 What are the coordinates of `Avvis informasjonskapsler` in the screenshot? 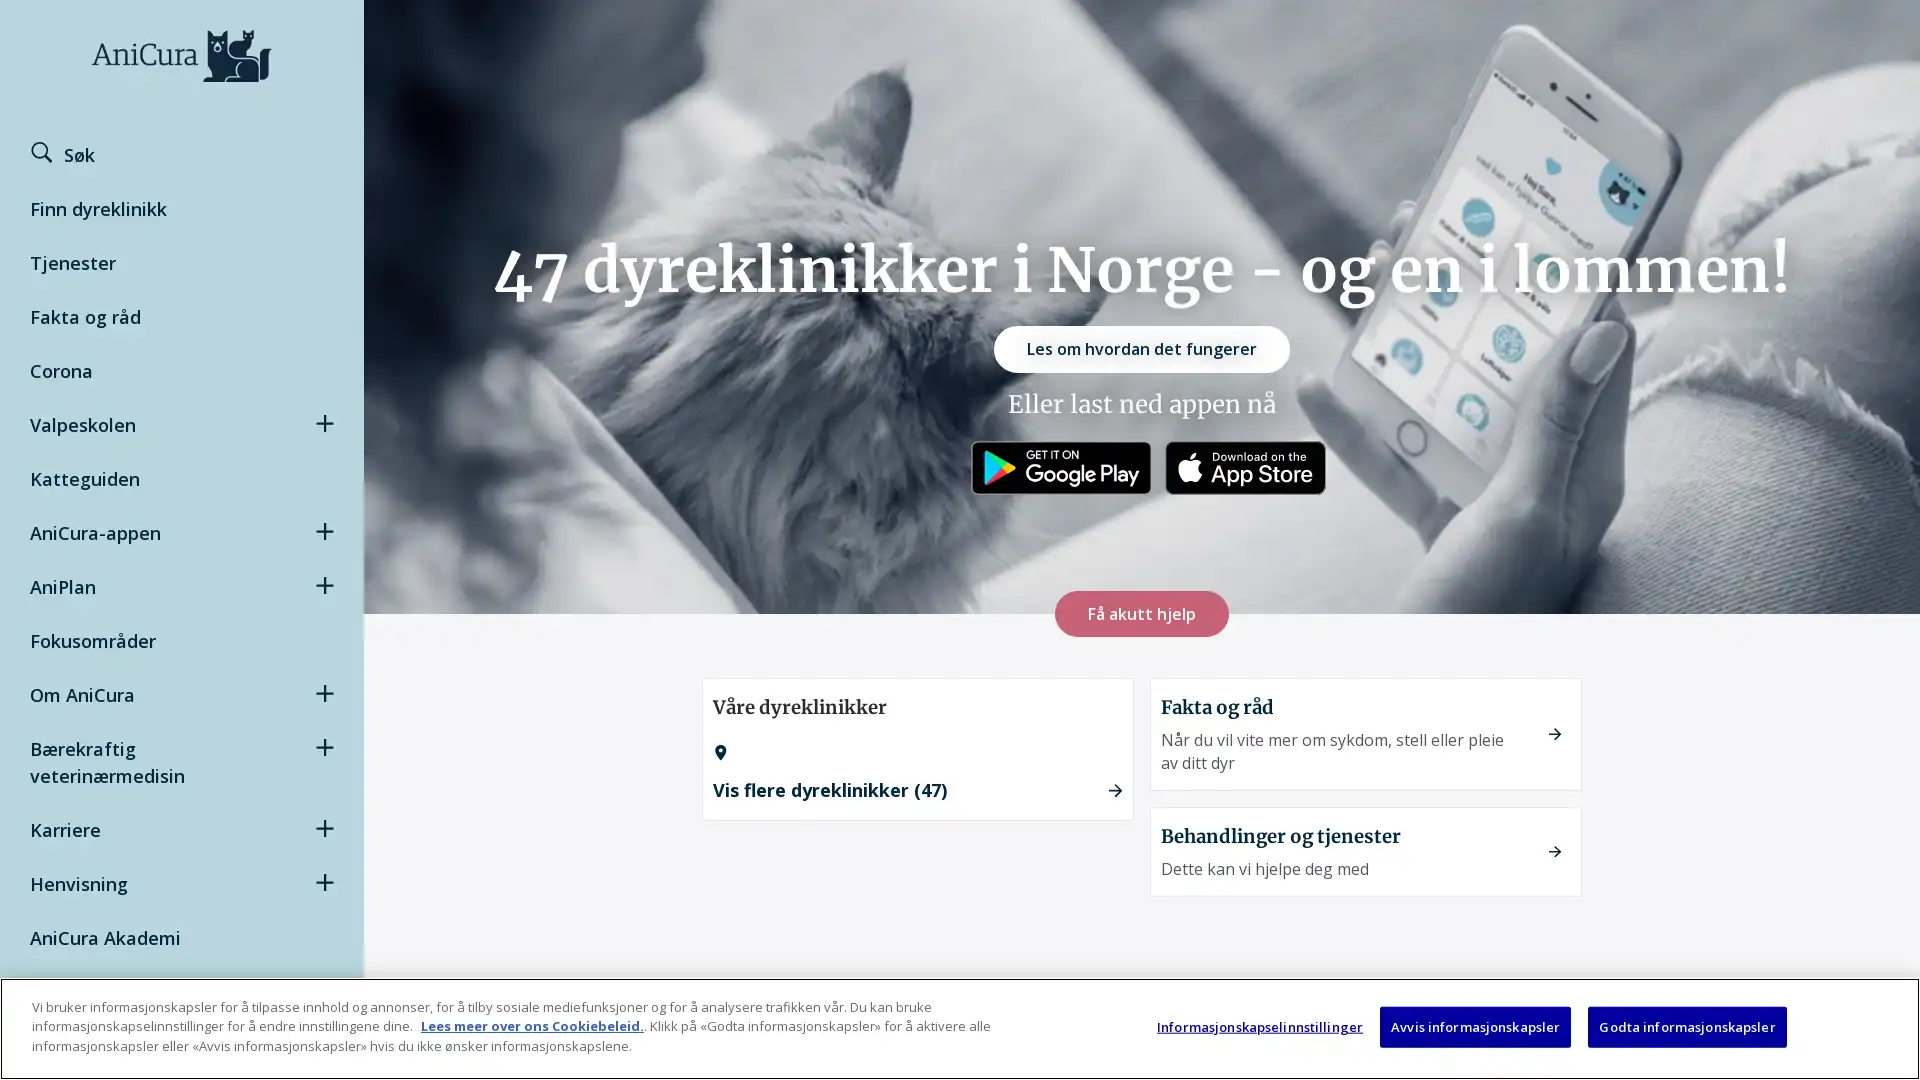 It's located at (1475, 1026).